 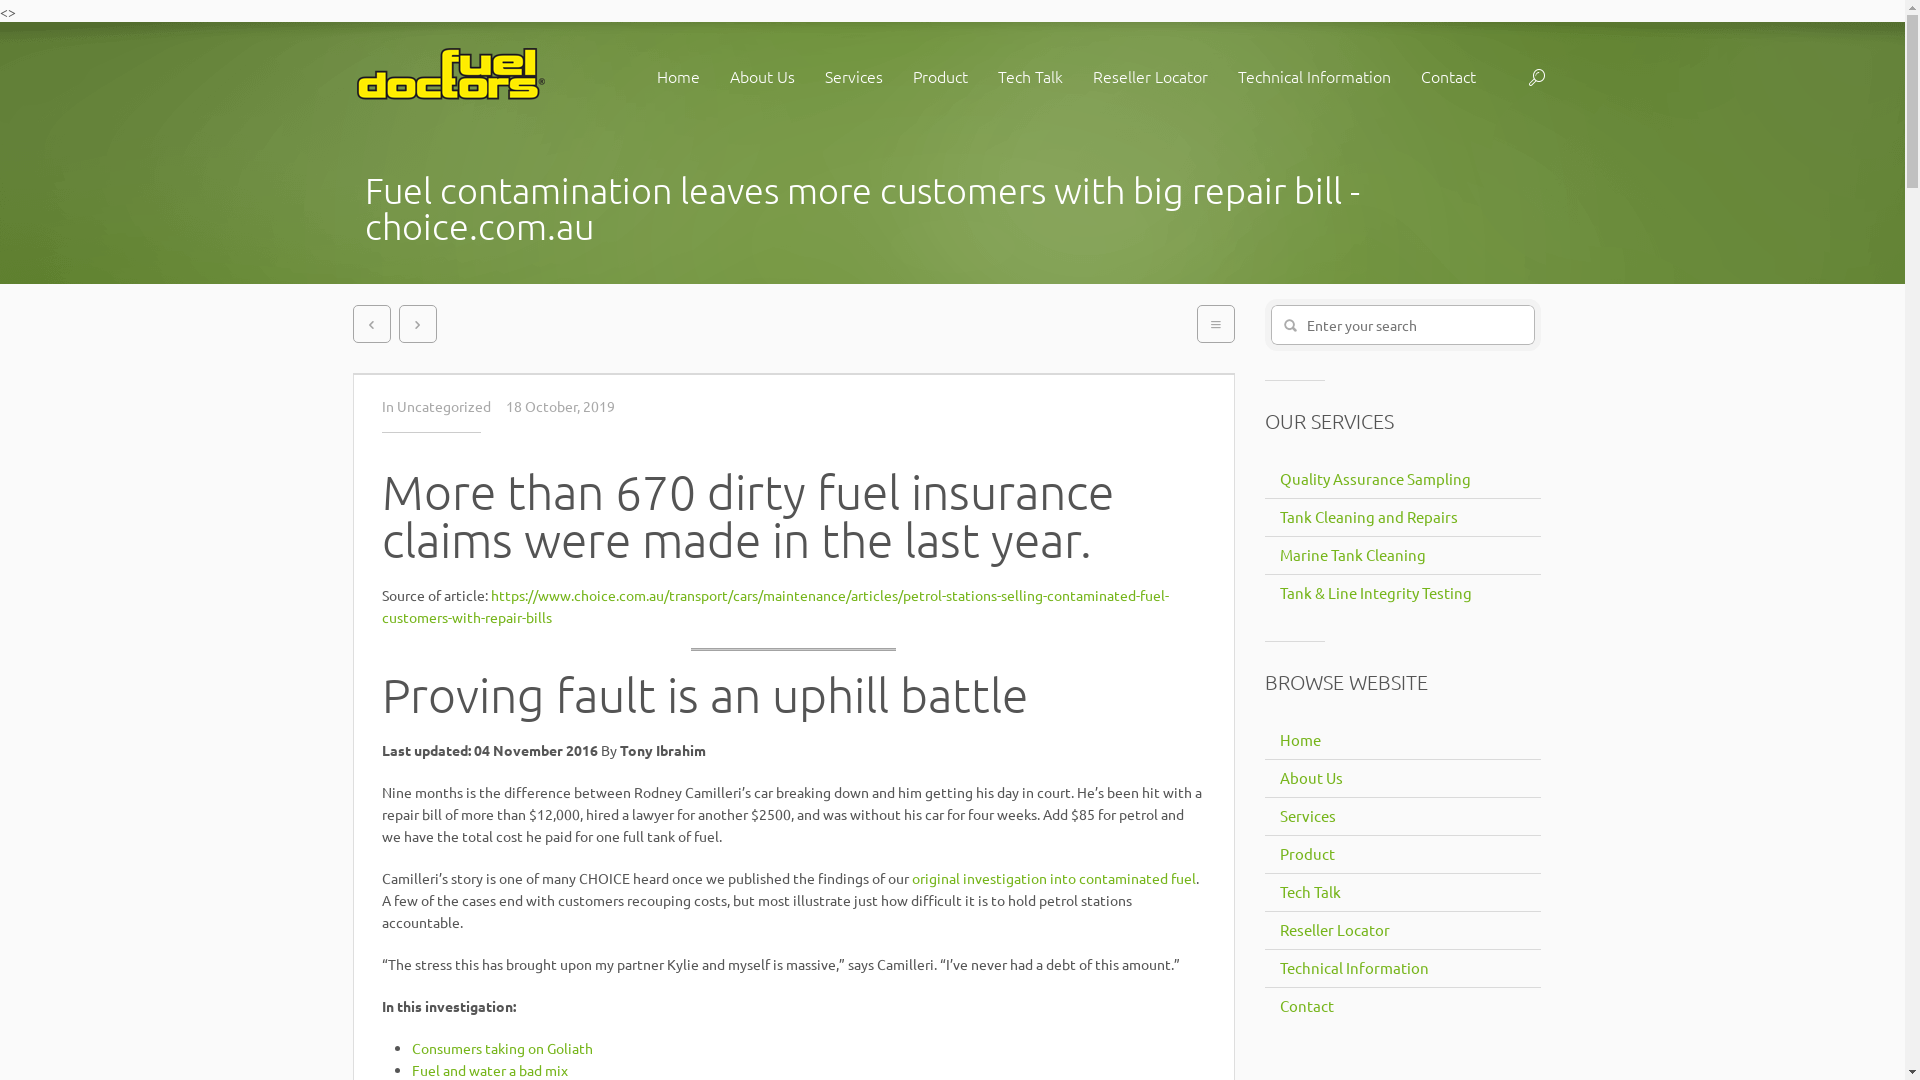 I want to click on 'Quality Assurance Sampling', so click(x=1371, y=478).